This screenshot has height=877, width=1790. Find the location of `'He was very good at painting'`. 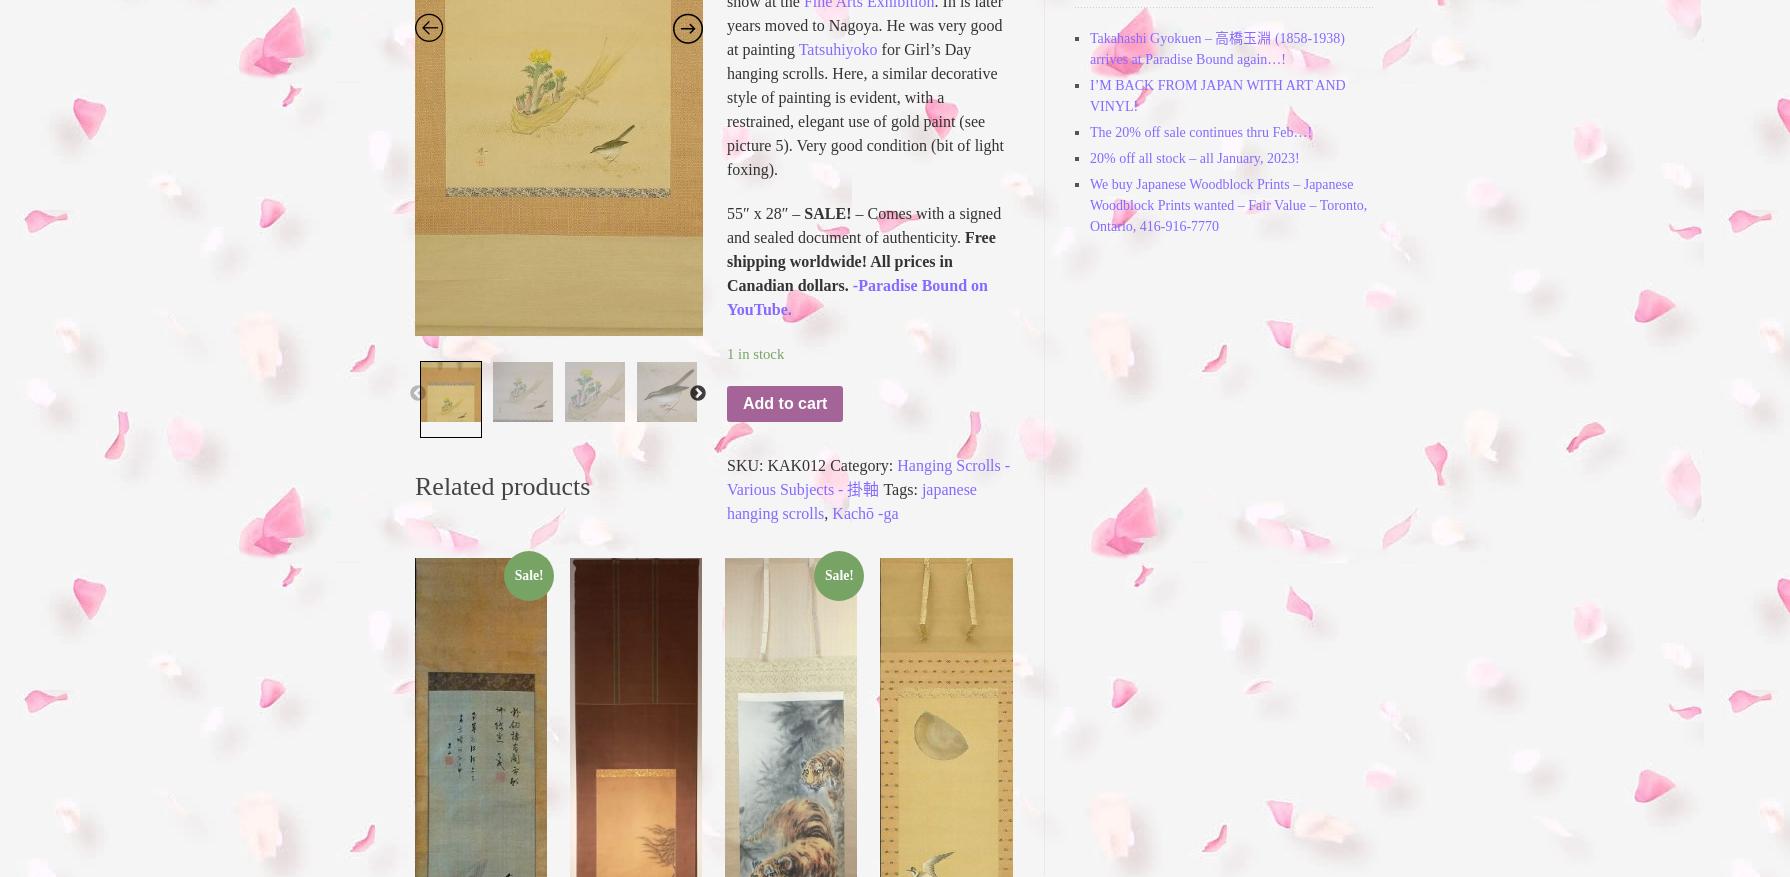

'He was very good at painting' is located at coordinates (863, 36).